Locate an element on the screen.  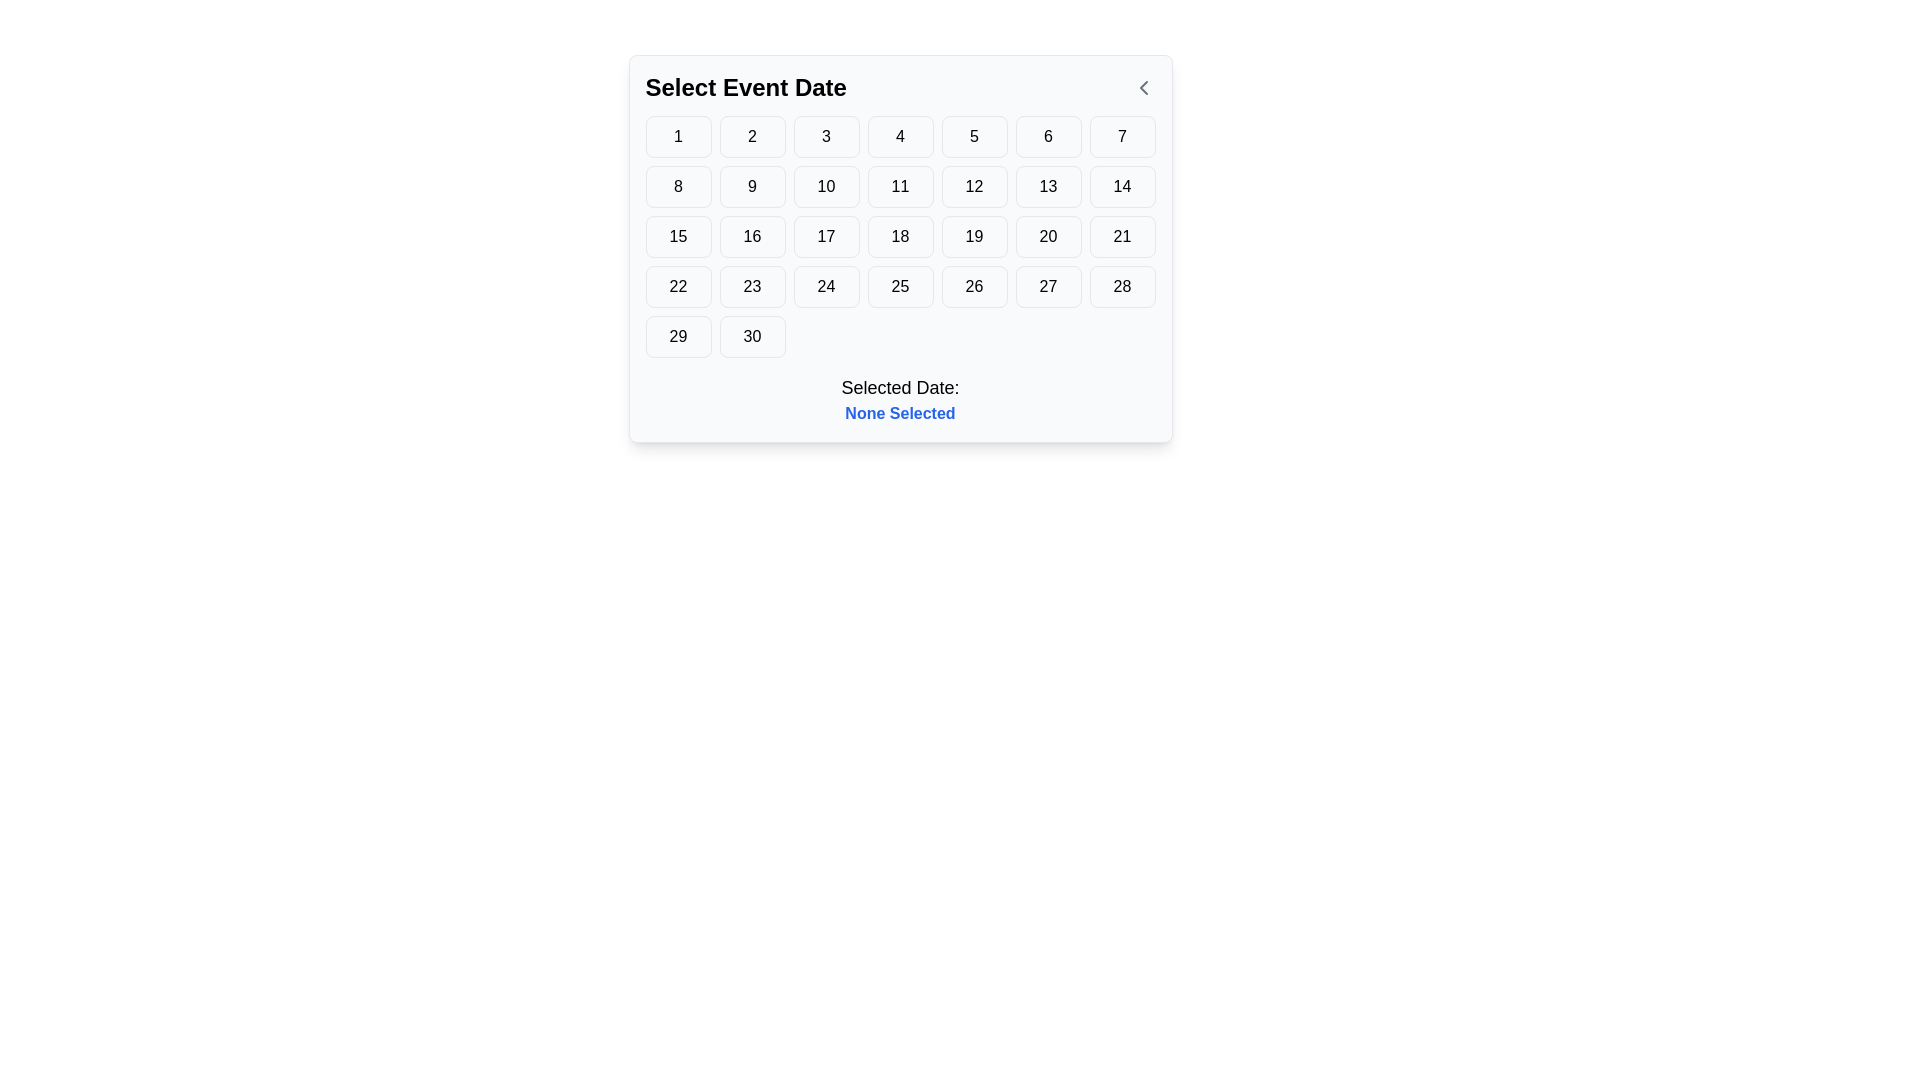
the rounded rectangle button with a gray border and a white background, which has a black number '3' centered inside is located at coordinates (826, 136).